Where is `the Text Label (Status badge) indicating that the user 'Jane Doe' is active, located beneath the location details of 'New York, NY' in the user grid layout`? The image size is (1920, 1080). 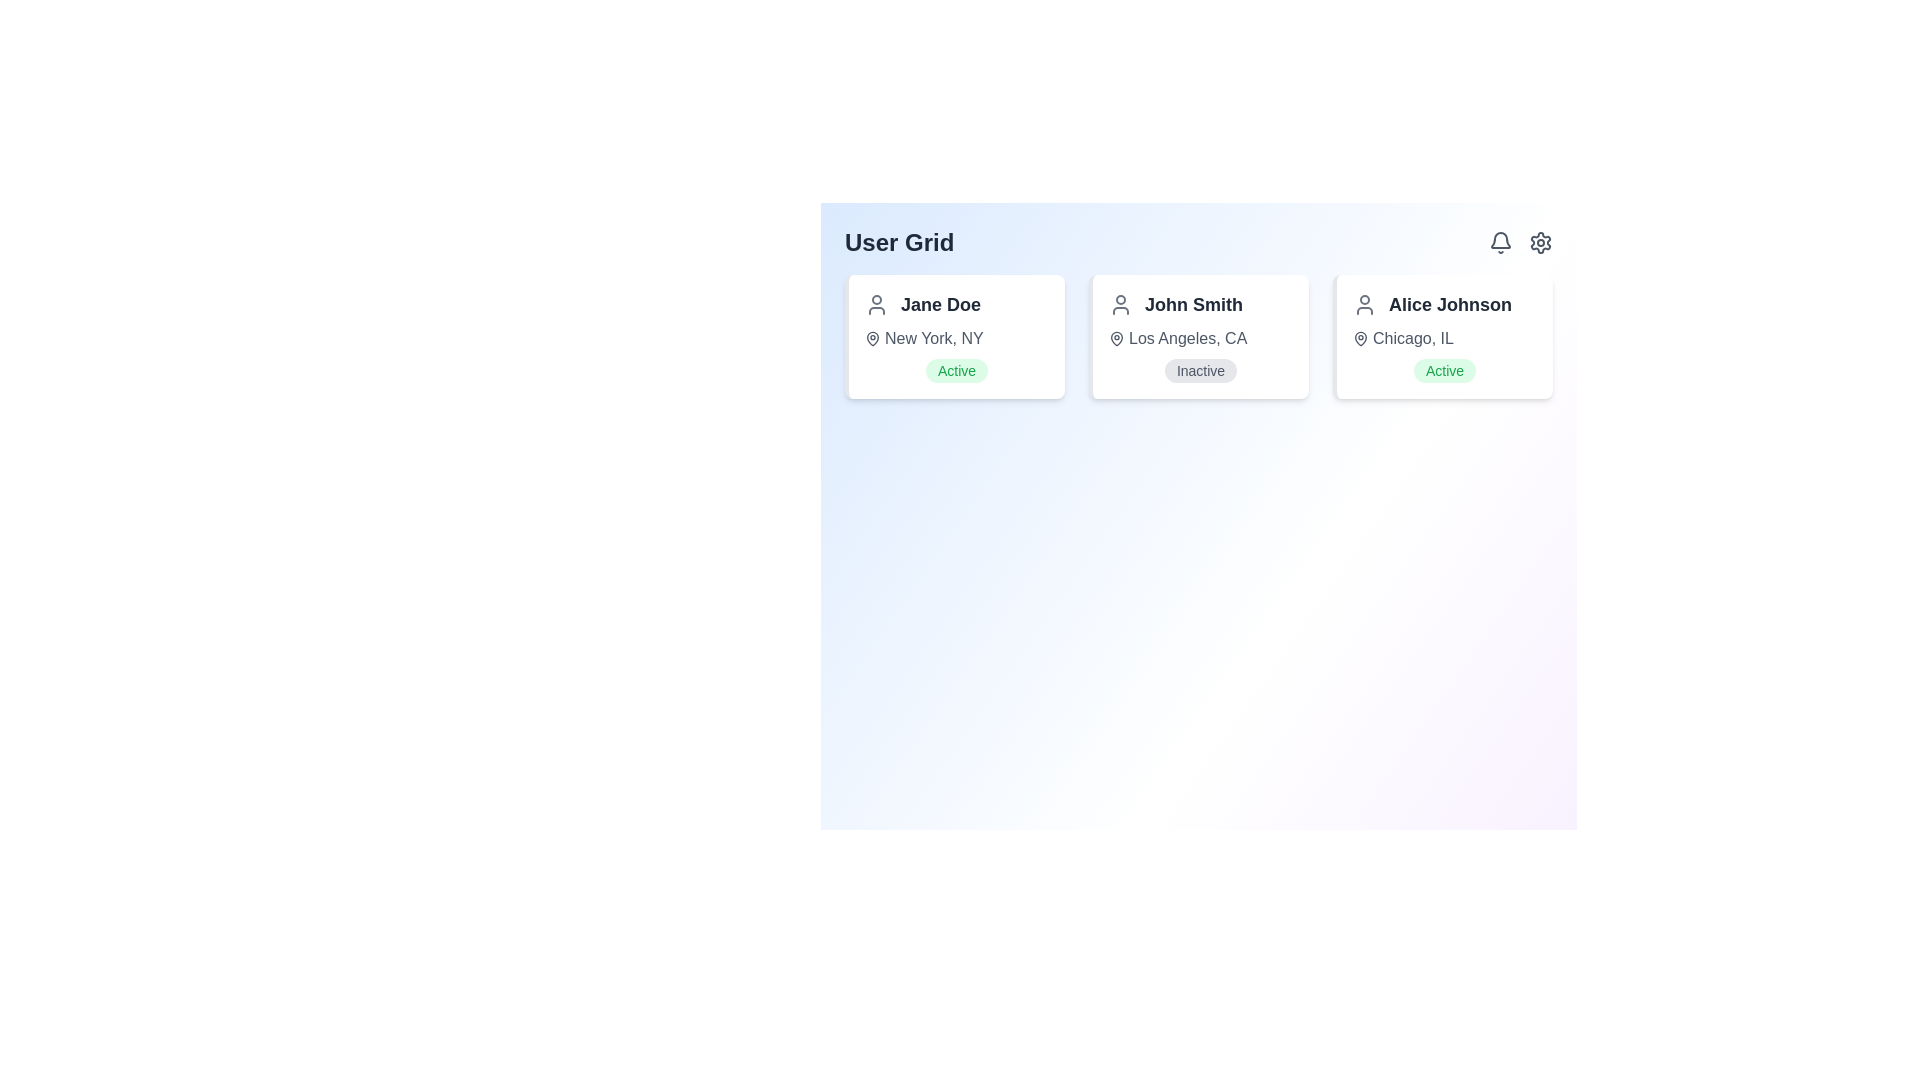
the Text Label (Status badge) indicating that the user 'Jane Doe' is active, located beneath the location details of 'New York, NY' in the user grid layout is located at coordinates (955, 370).